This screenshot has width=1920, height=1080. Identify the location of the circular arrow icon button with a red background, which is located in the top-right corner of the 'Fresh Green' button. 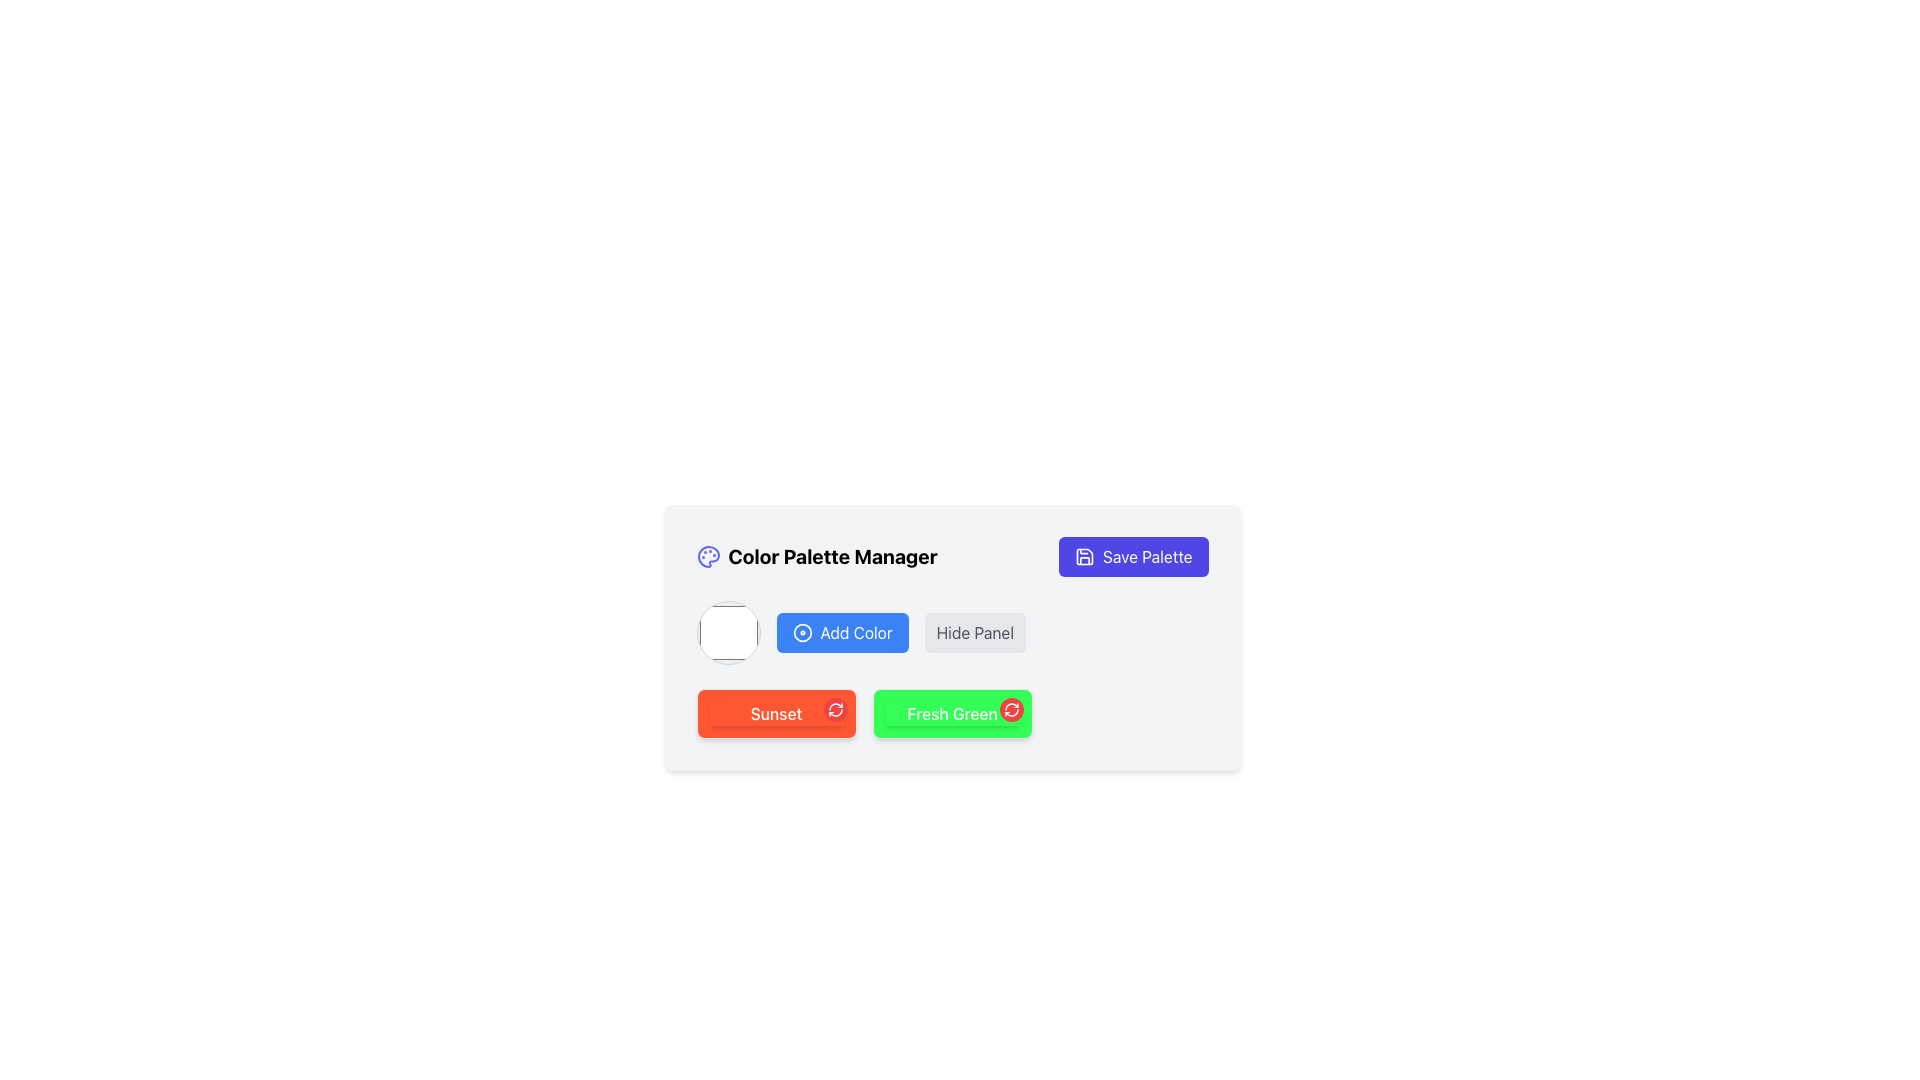
(835, 708).